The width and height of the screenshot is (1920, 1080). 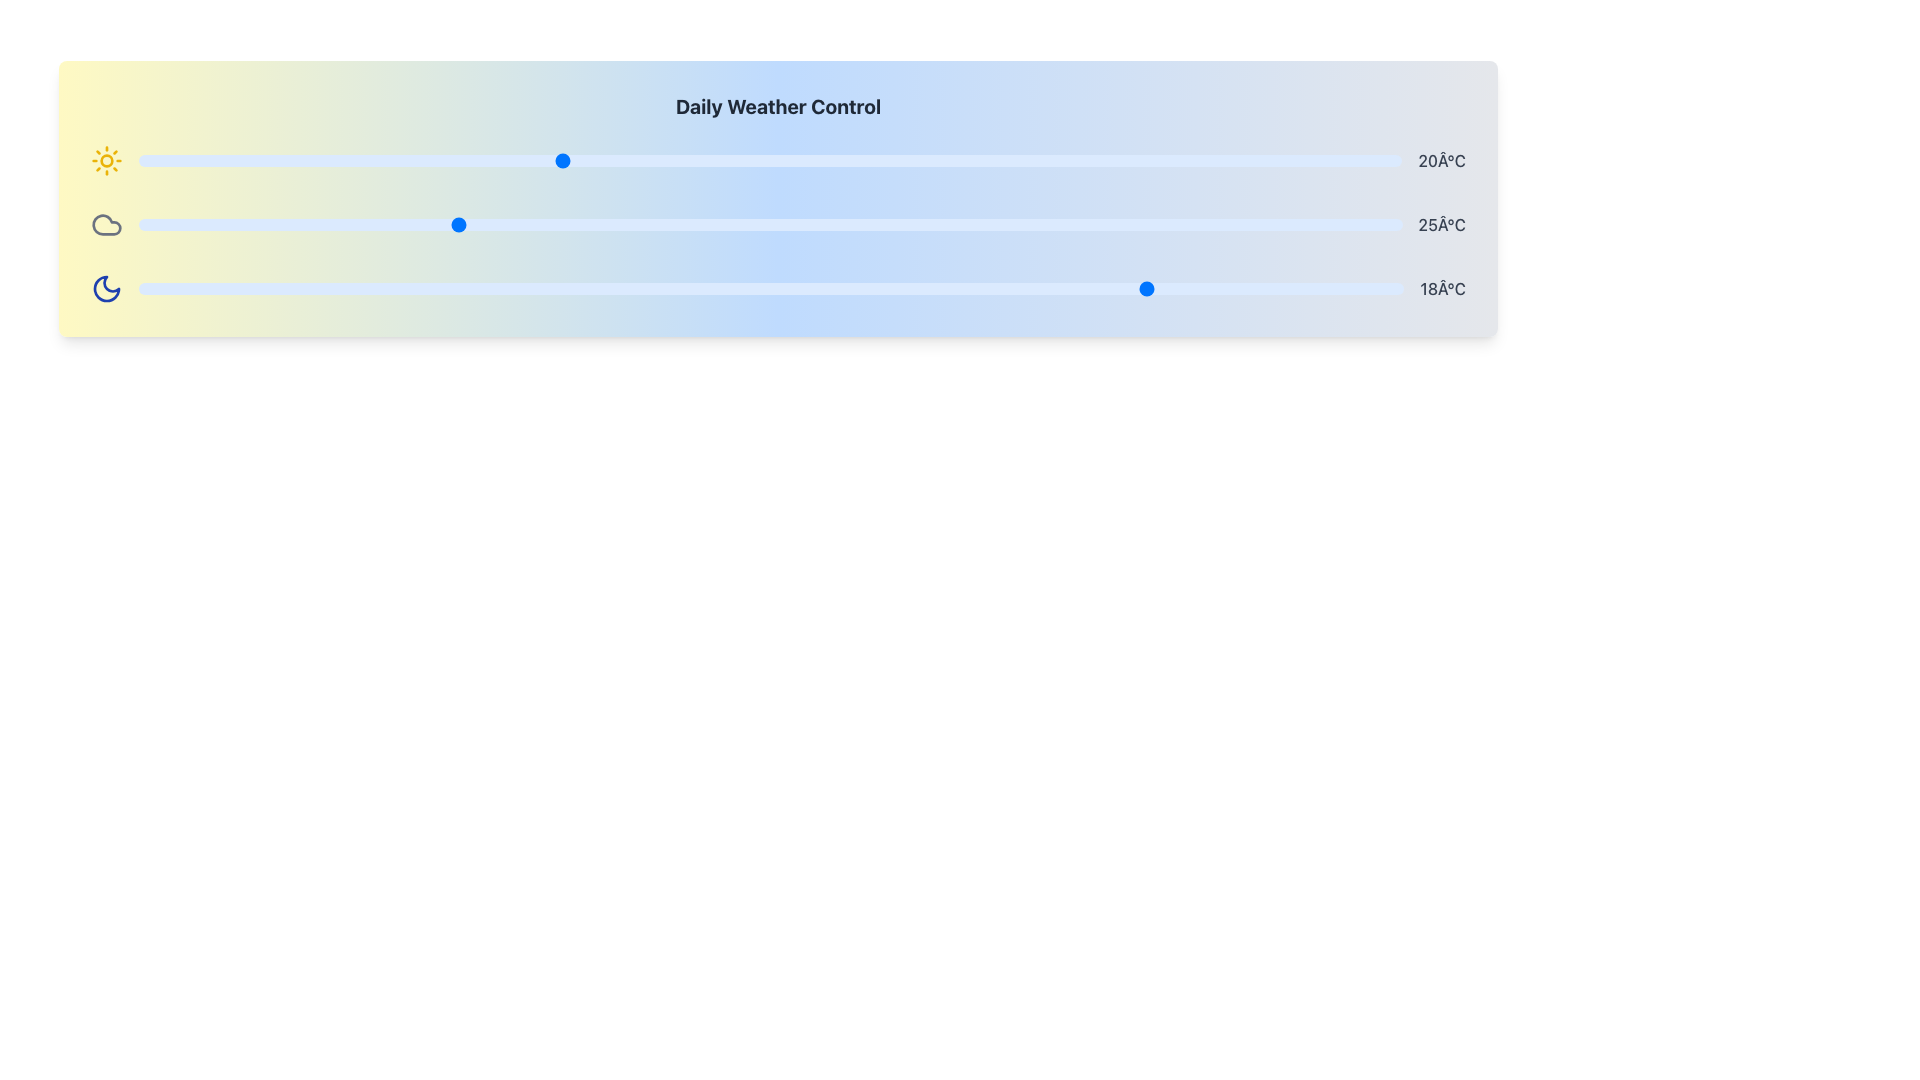 What do you see at coordinates (644, 289) in the screenshot?
I see `the temperature slider` at bounding box center [644, 289].